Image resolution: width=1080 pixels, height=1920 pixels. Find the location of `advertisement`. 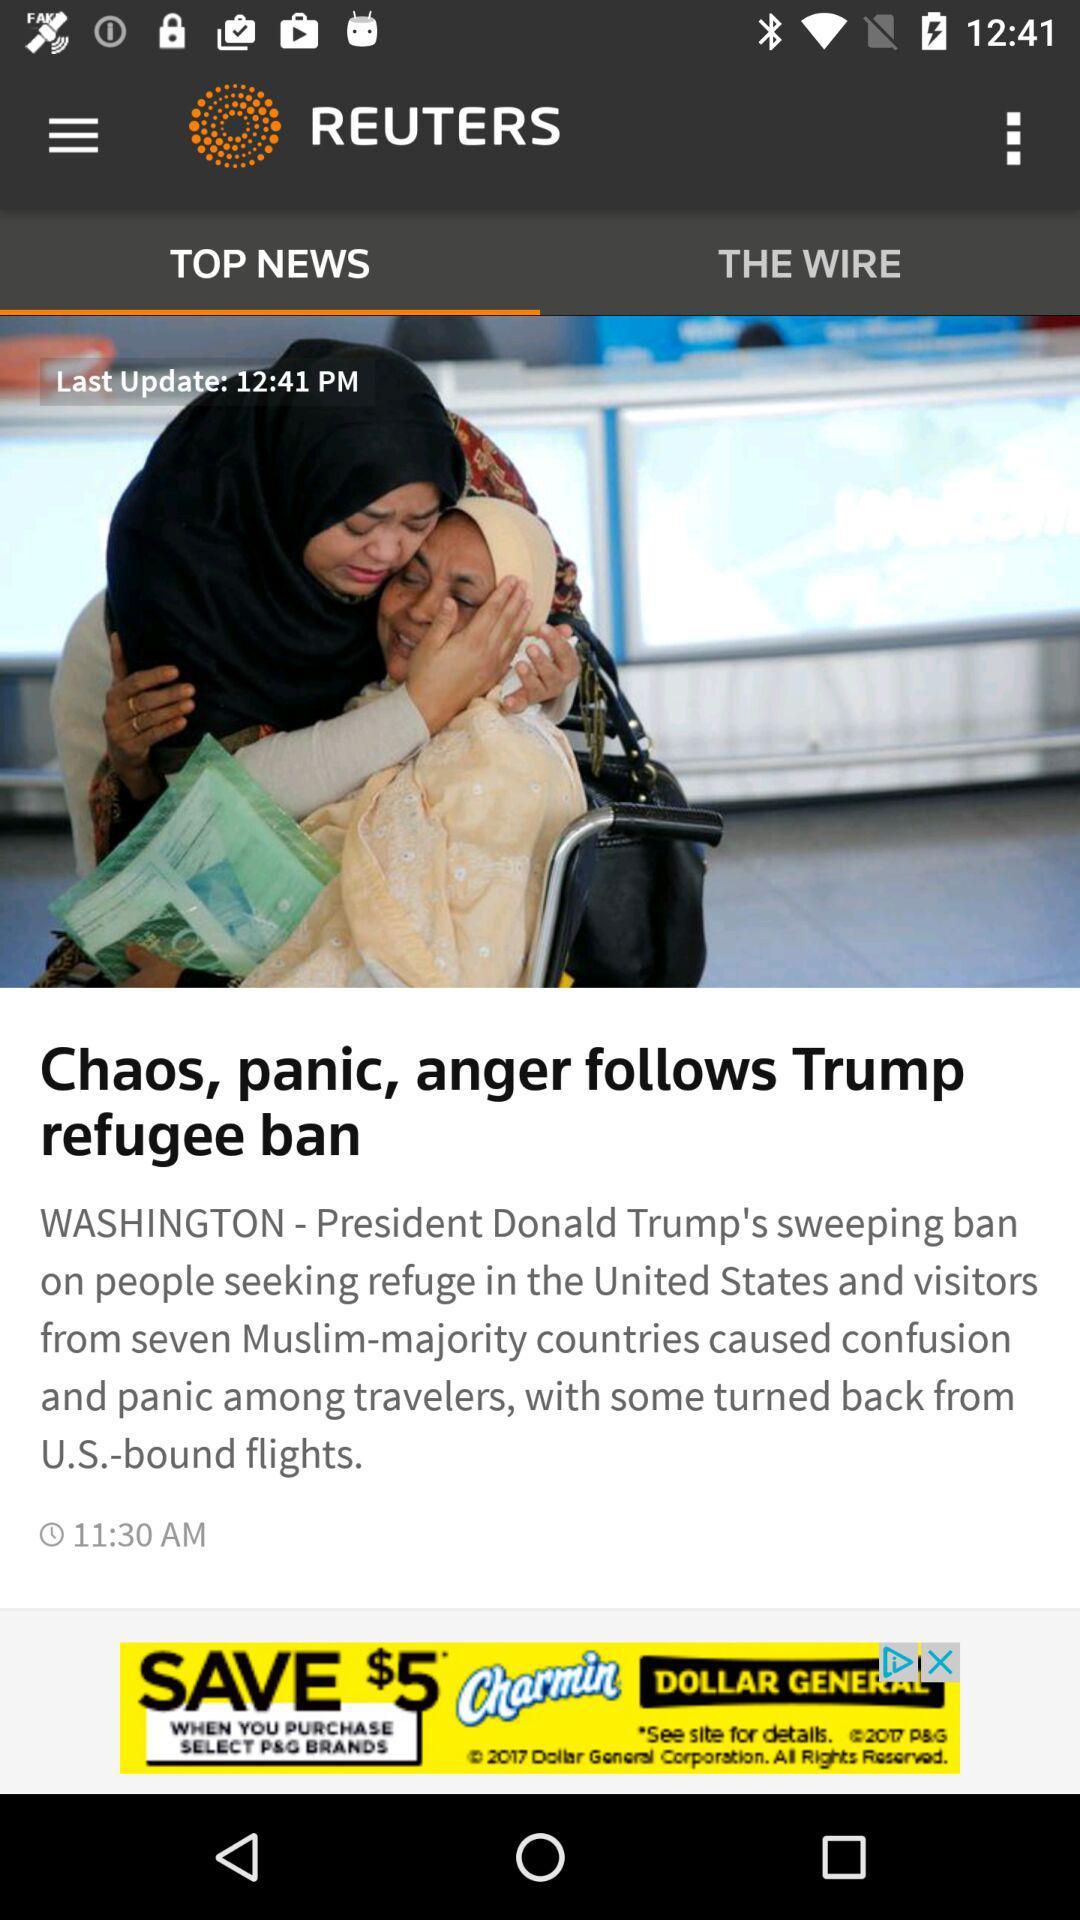

advertisement is located at coordinates (540, 1707).